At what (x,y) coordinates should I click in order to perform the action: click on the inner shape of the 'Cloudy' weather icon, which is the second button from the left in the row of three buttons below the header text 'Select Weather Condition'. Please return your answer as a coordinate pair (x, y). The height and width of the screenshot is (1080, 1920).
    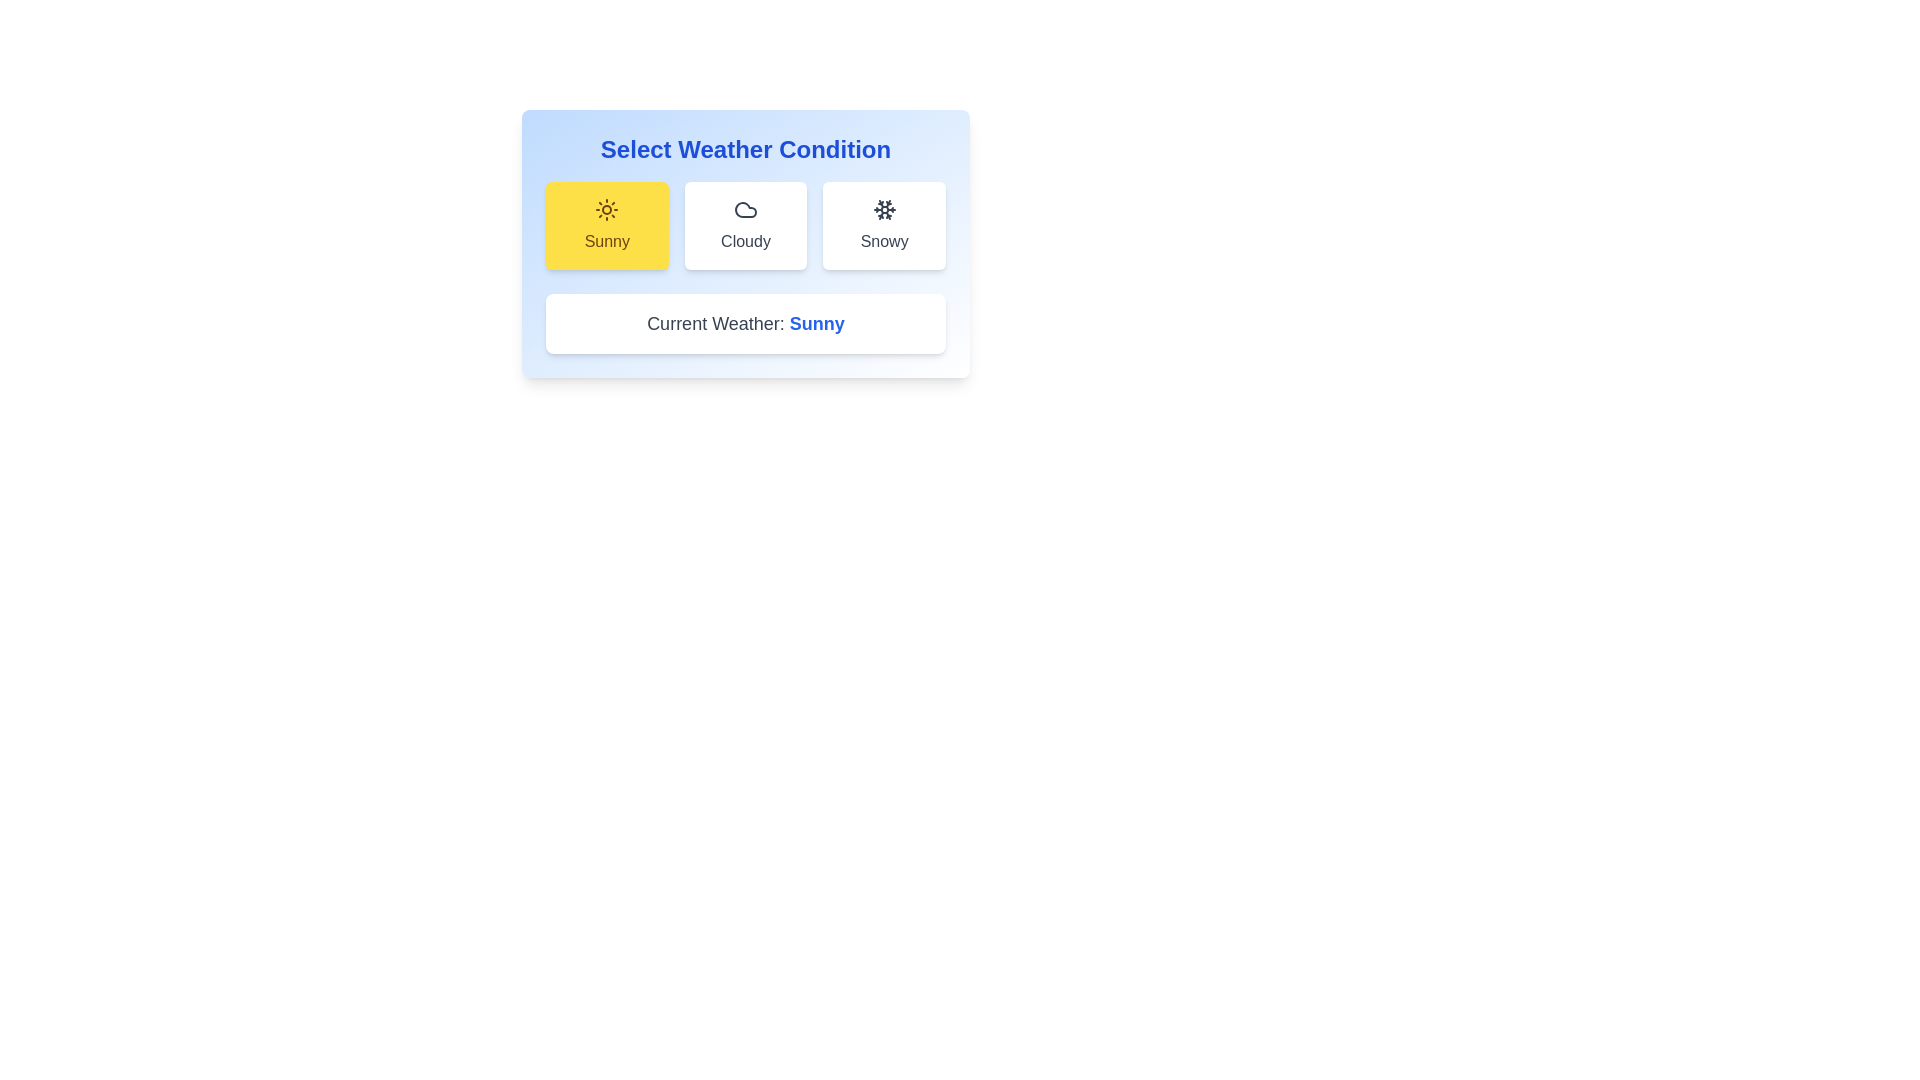
    Looking at the image, I should click on (744, 209).